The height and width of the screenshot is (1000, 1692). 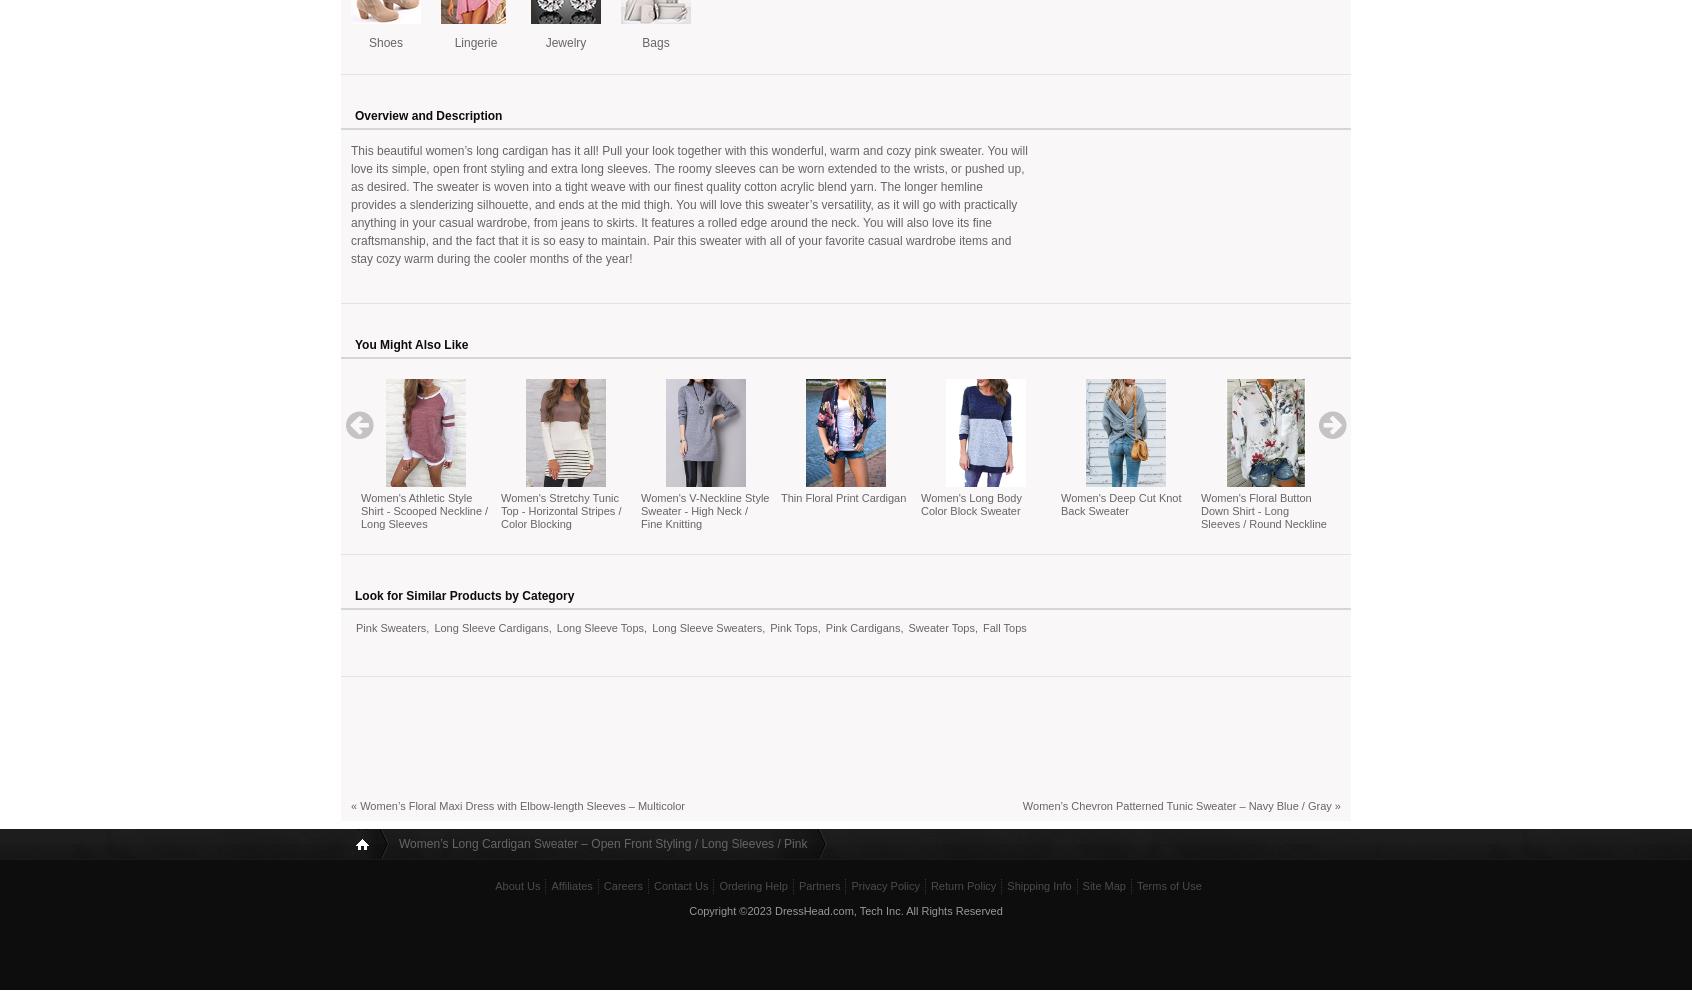 What do you see at coordinates (570, 886) in the screenshot?
I see `'Affiliates'` at bounding box center [570, 886].